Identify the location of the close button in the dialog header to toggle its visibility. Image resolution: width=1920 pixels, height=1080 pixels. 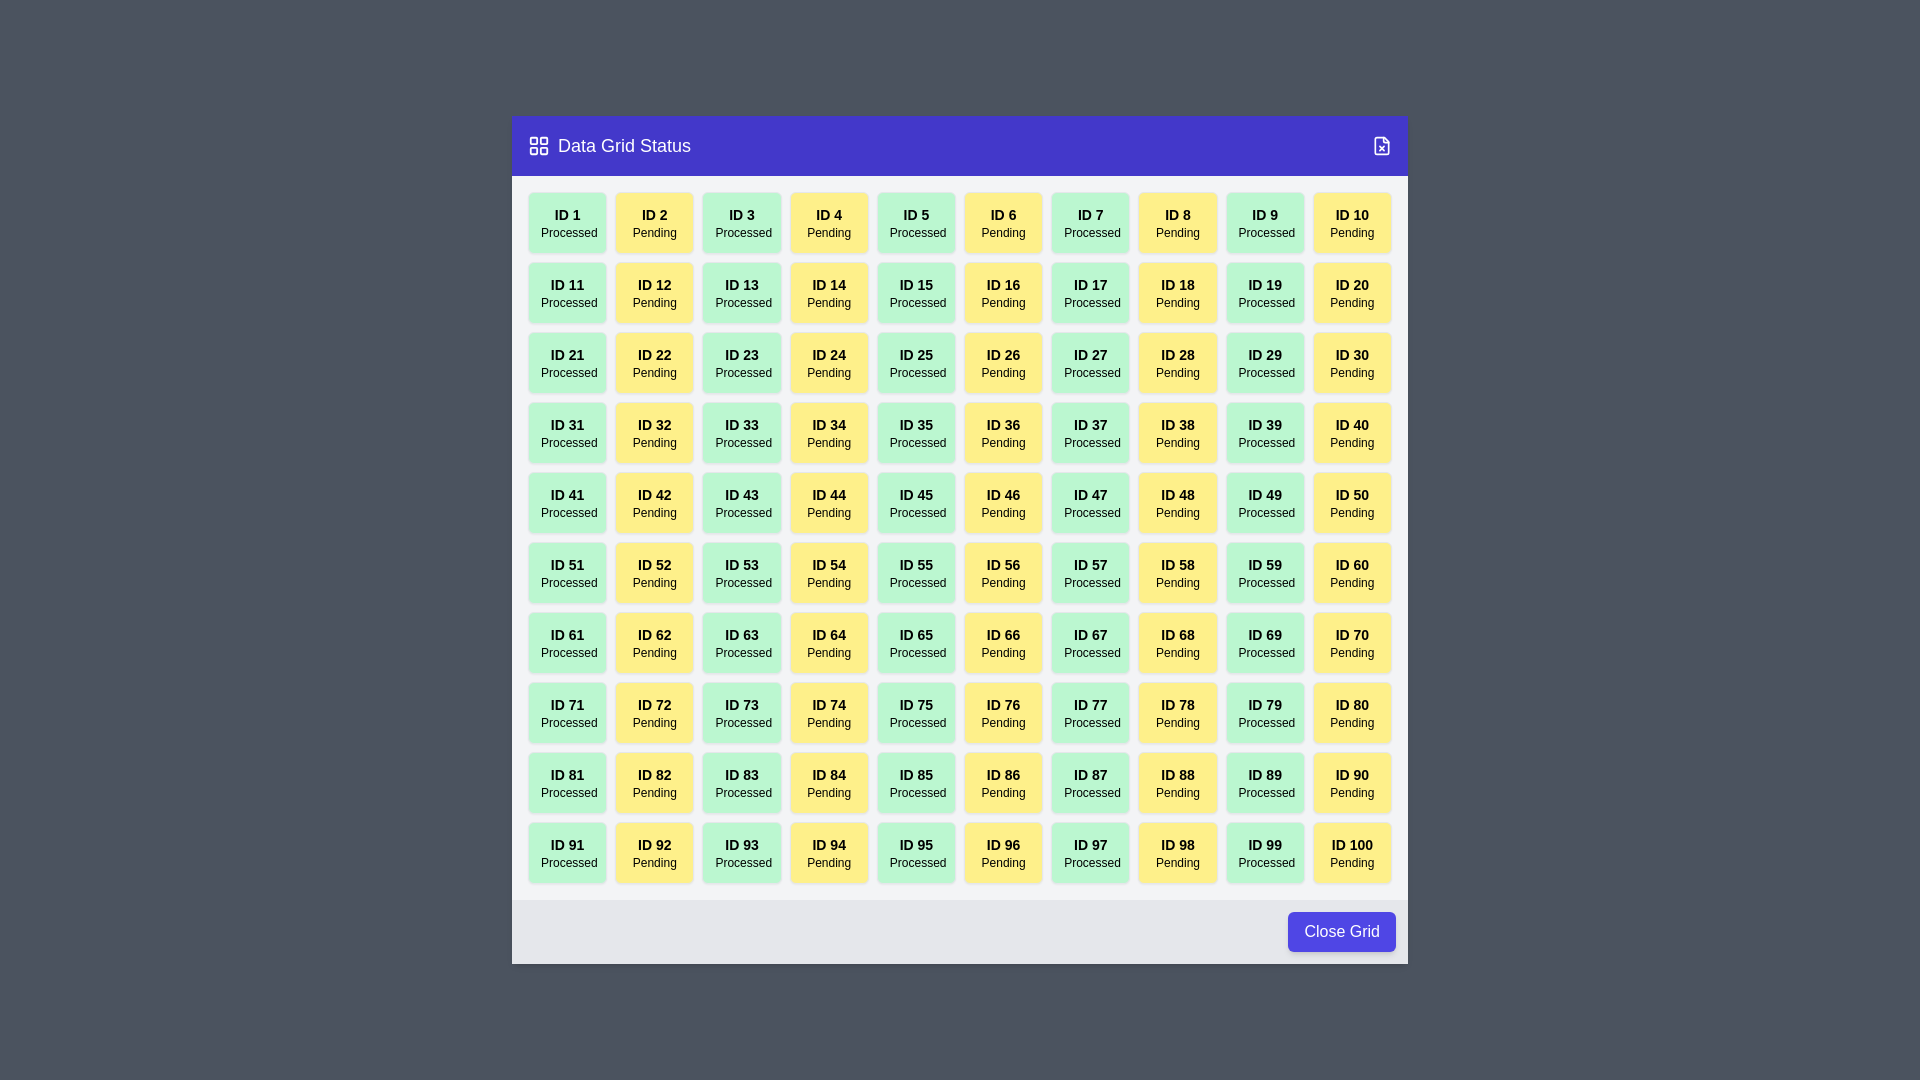
(1381, 145).